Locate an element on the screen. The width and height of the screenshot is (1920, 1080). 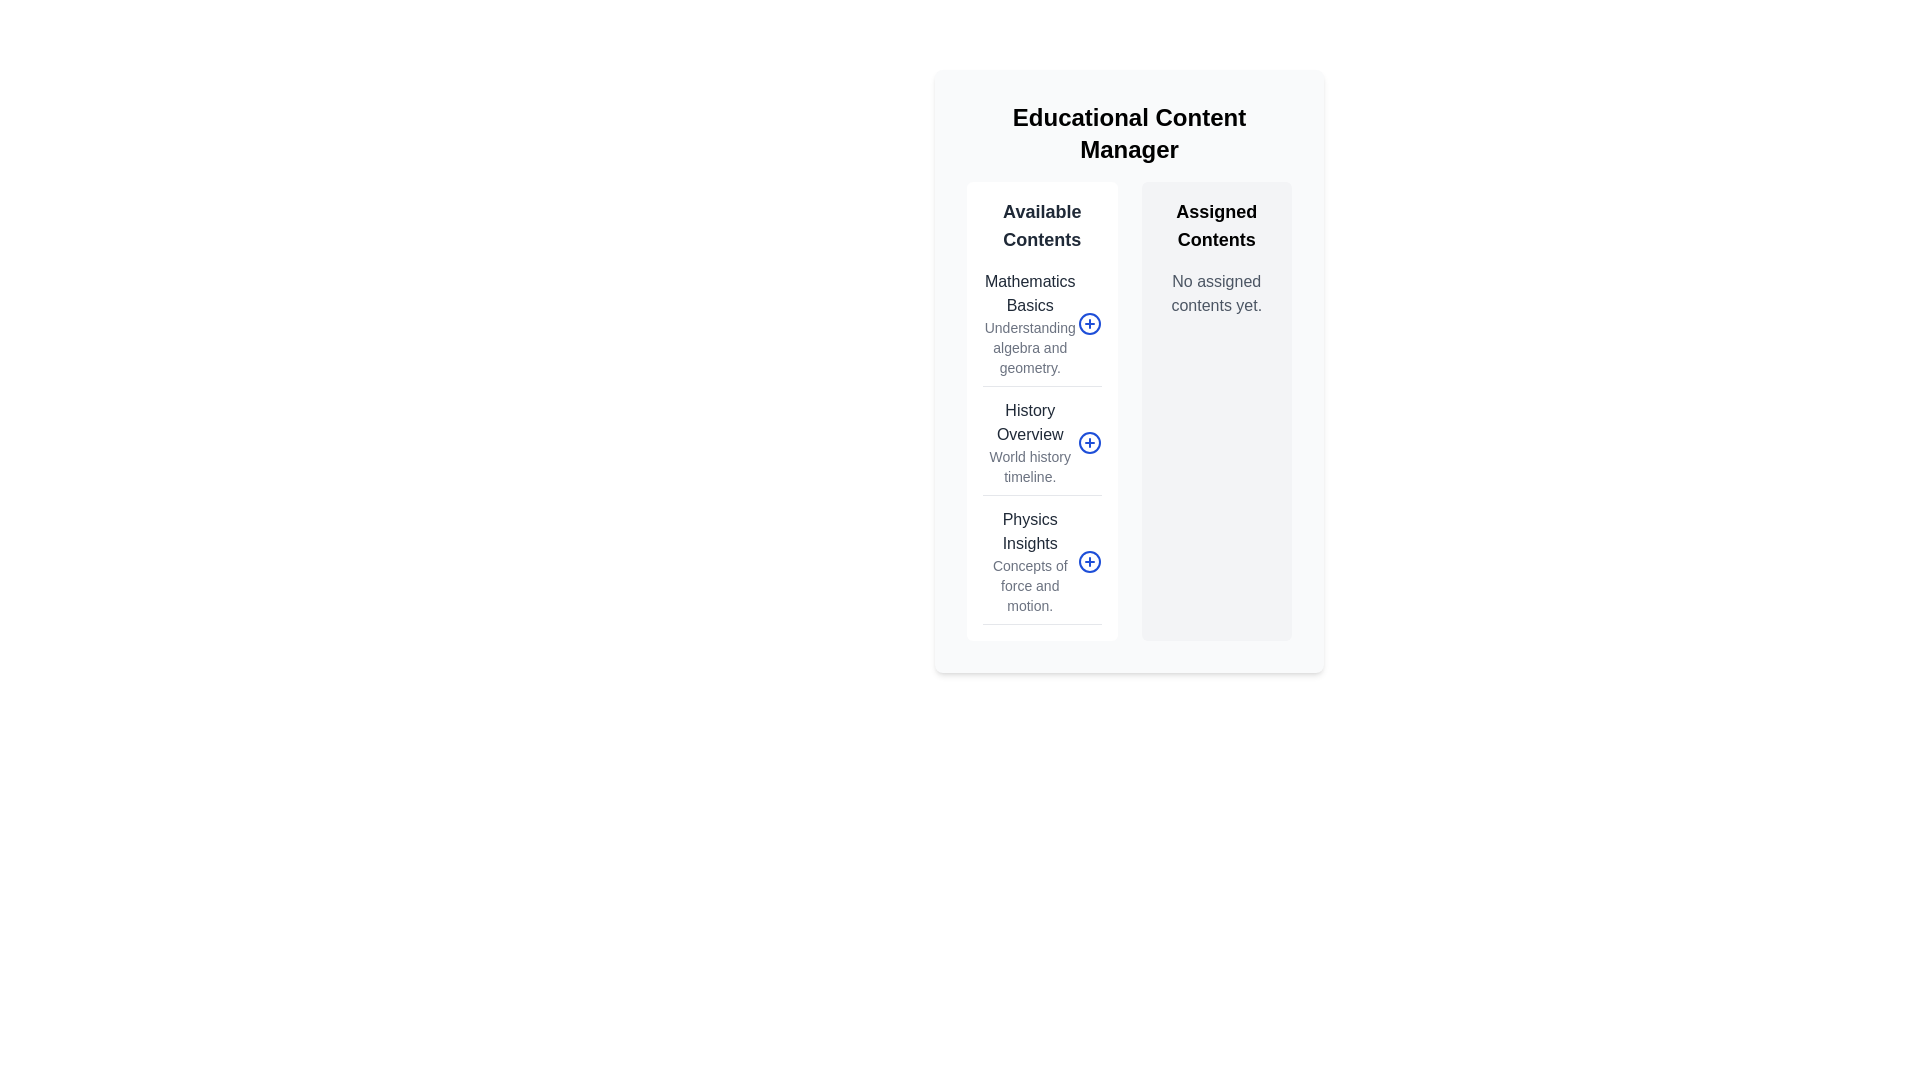
the text label displaying 'Available Contents', which is styled in bold and slightly larger text, positioned at the top of the left section above the educational topics list is located at coordinates (1041, 225).